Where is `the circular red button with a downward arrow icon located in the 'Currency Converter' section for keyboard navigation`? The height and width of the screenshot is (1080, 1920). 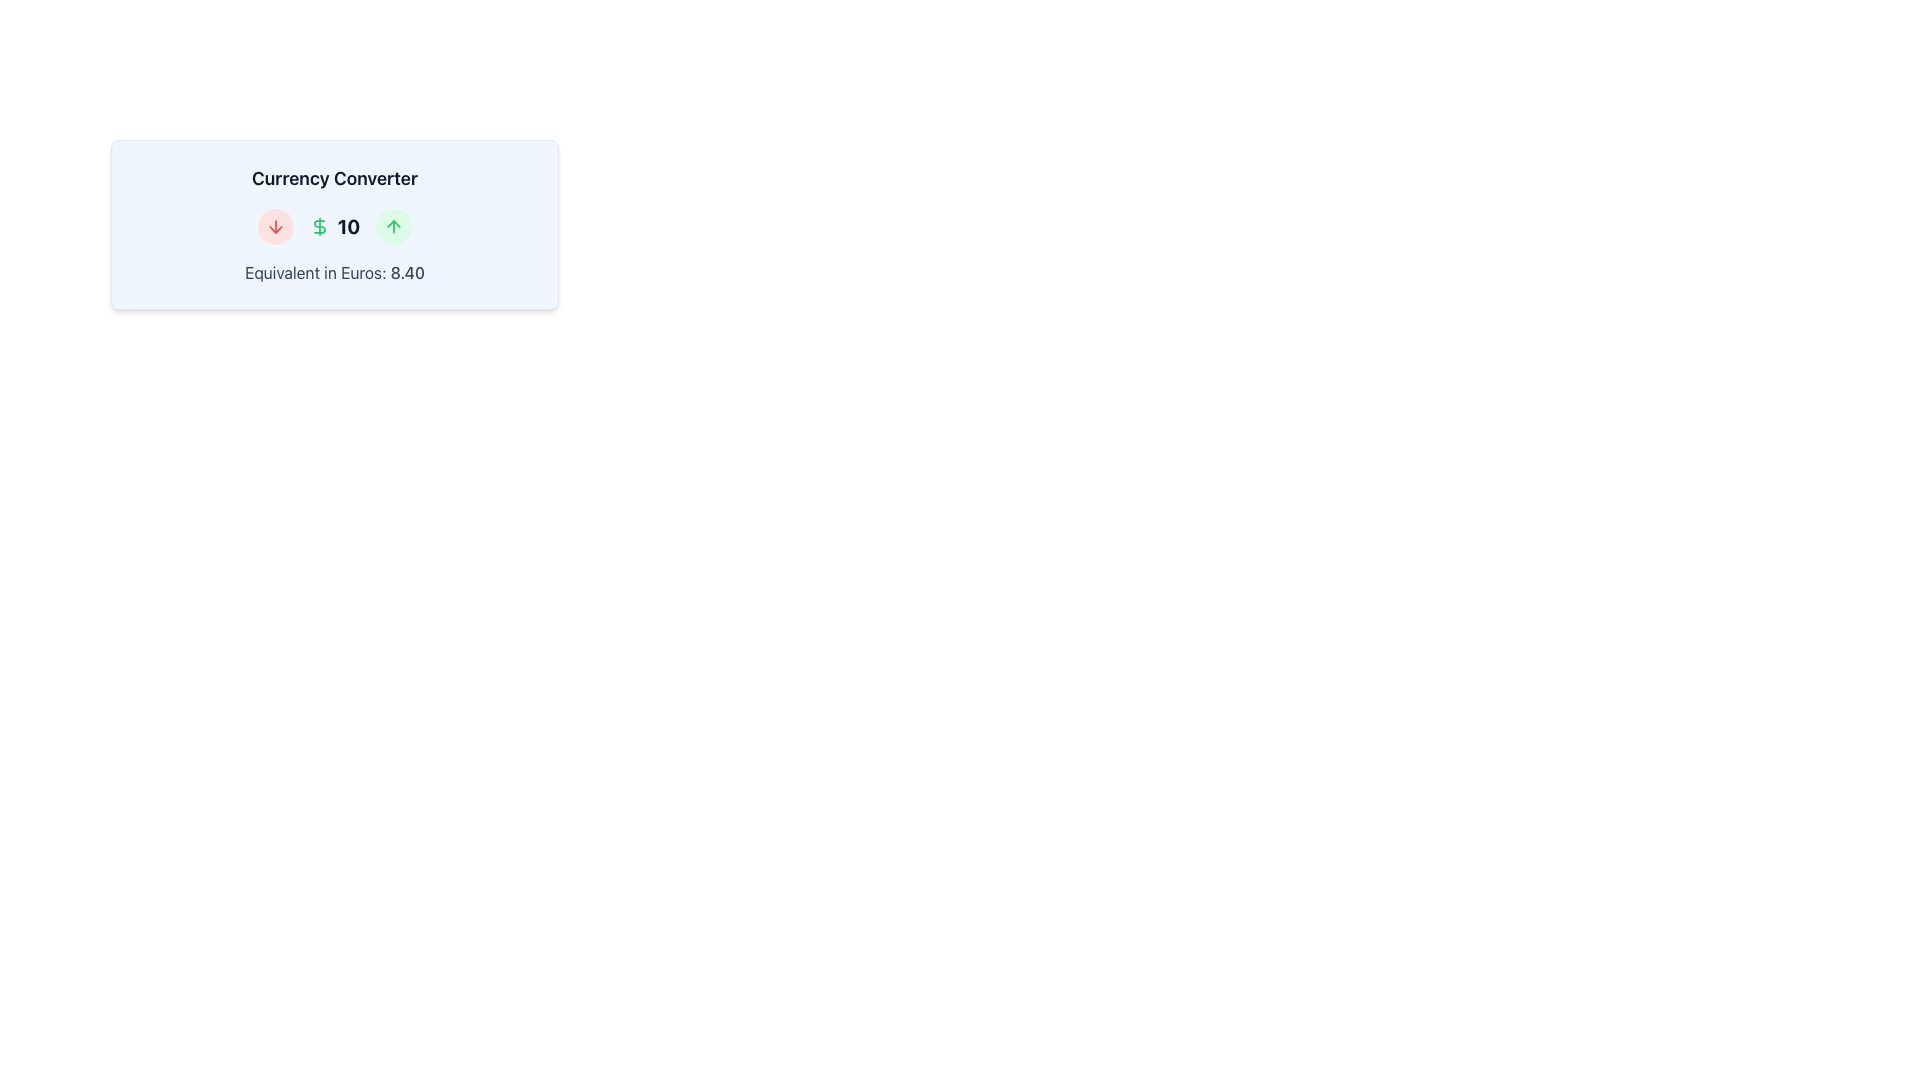
the circular red button with a downward arrow icon located in the 'Currency Converter' section for keyboard navigation is located at coordinates (274, 226).